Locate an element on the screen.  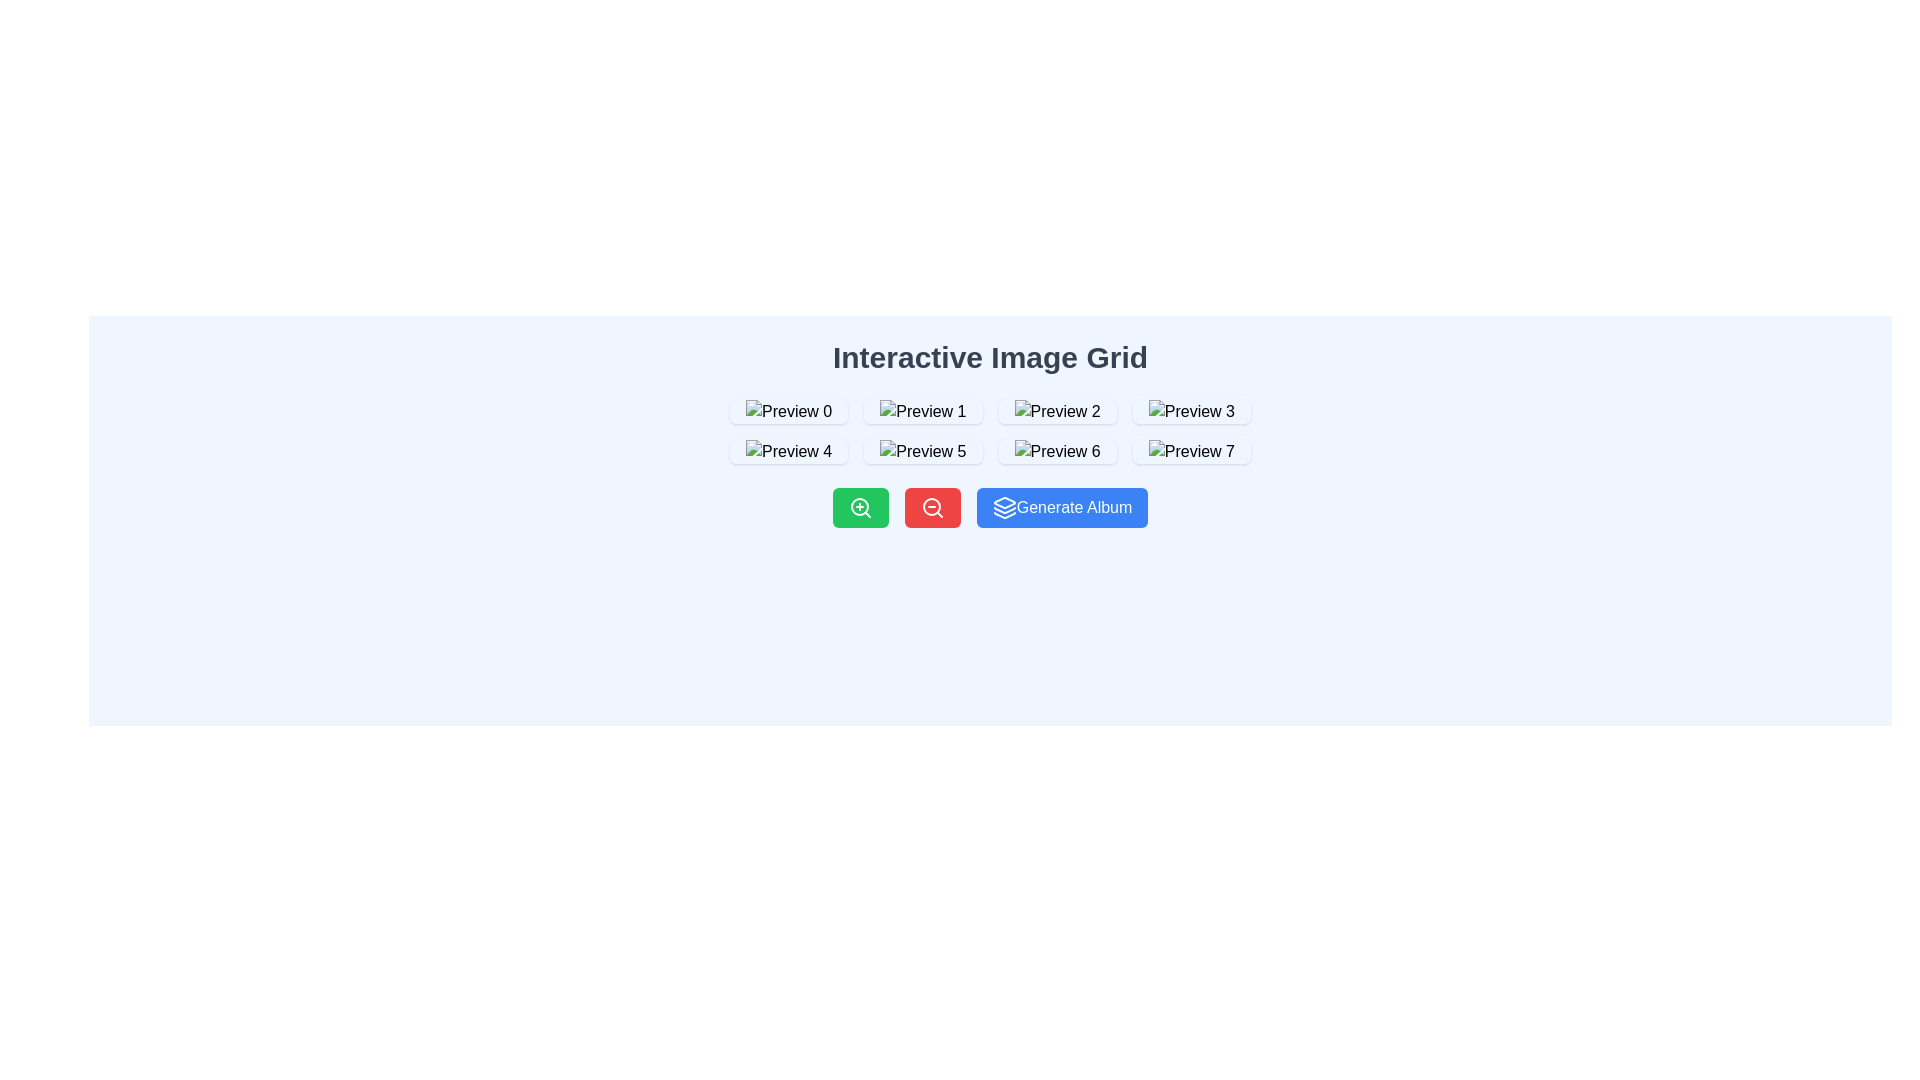
the rightmost button in a row of three buttons is located at coordinates (990, 507).